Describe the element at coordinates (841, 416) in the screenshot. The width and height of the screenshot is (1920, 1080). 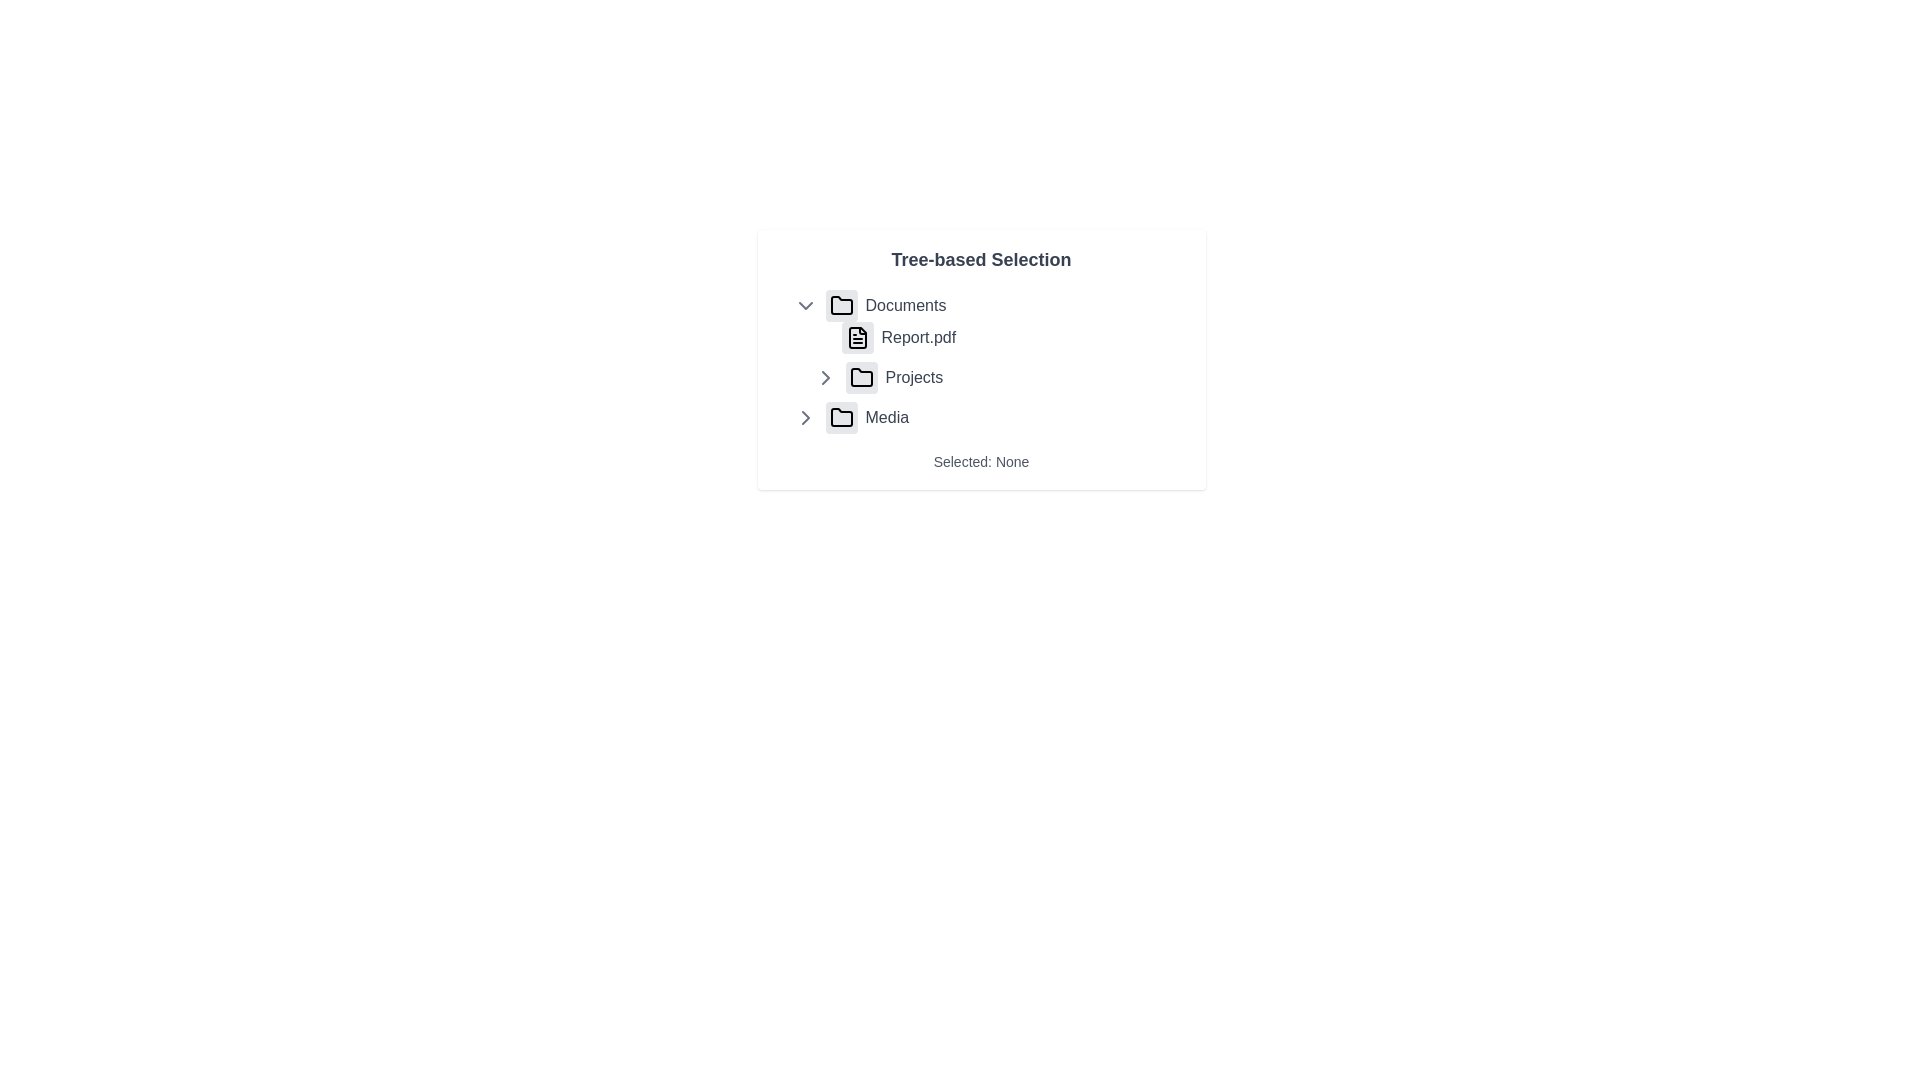
I see `the folder icon located as the fourth item in the list for the 'Media' entry` at that location.